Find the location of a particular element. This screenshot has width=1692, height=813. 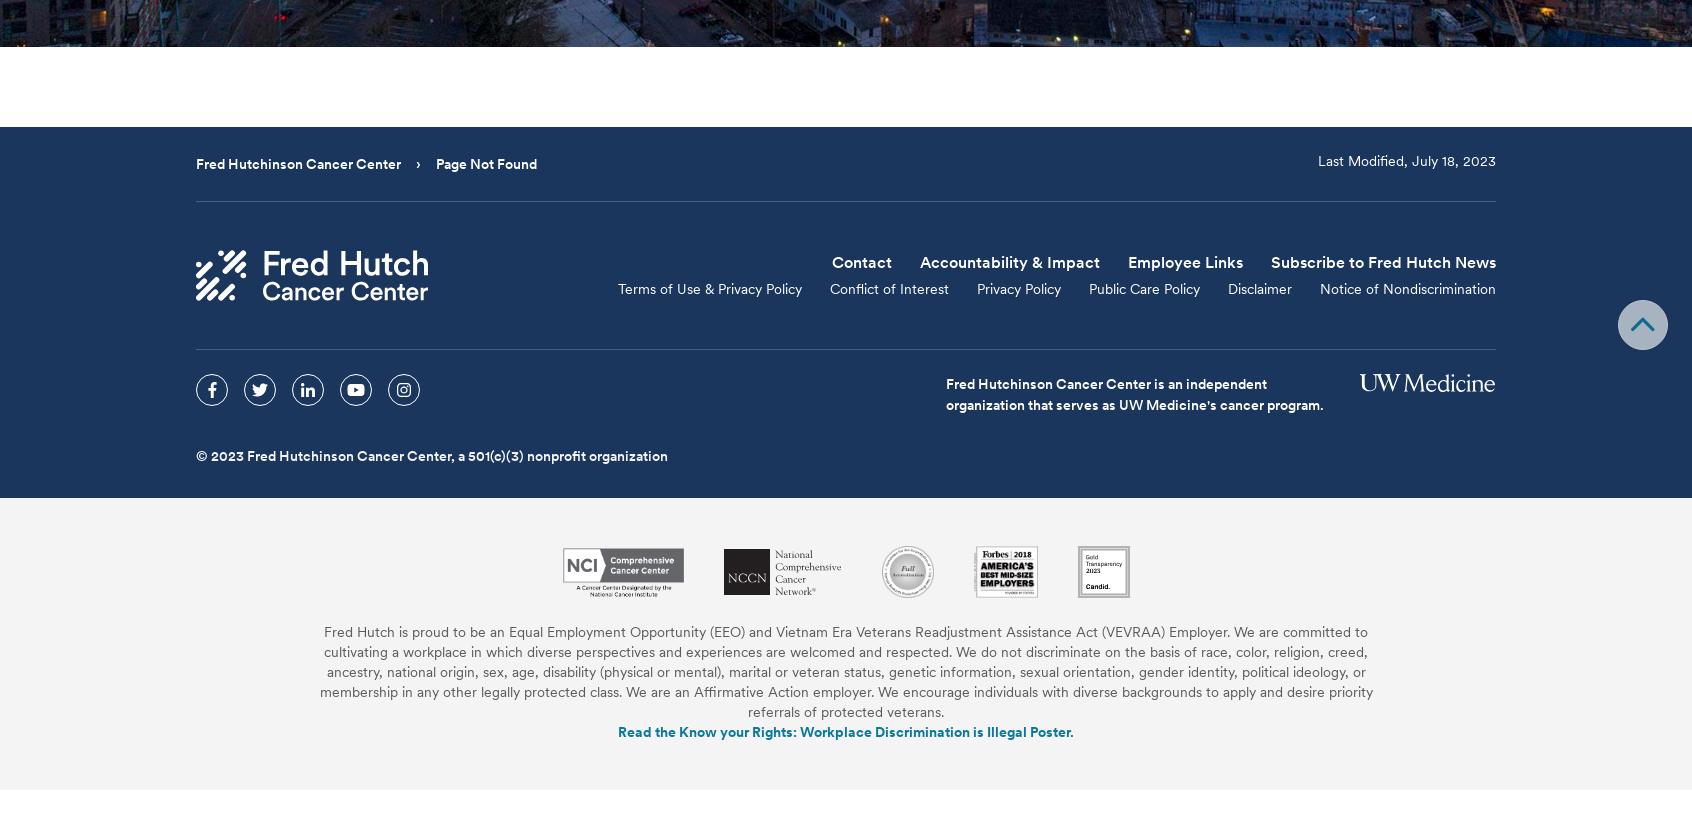

'Fred Hutchinson Cancer Center is an independent organization that serves as UW Medicine's cancer program.' is located at coordinates (1133, 393).